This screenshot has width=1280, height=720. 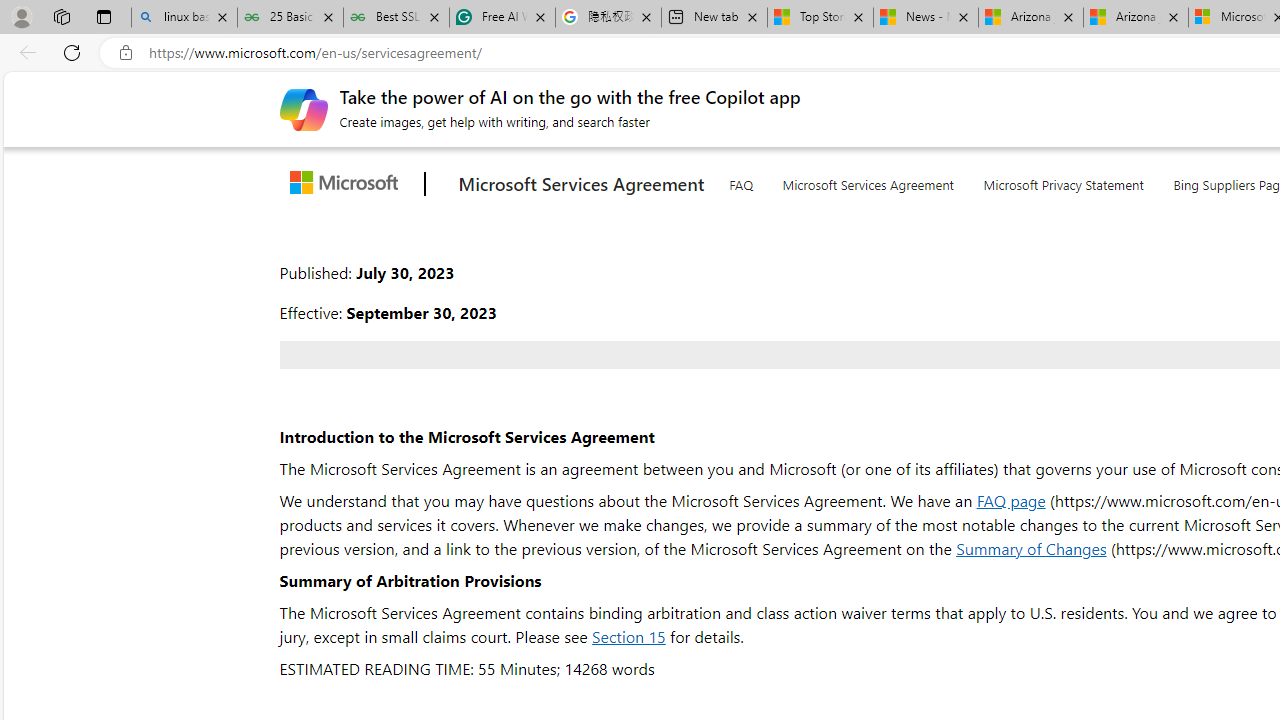 What do you see at coordinates (1062, 181) in the screenshot?
I see `'Microsoft Privacy Statement'` at bounding box center [1062, 181].